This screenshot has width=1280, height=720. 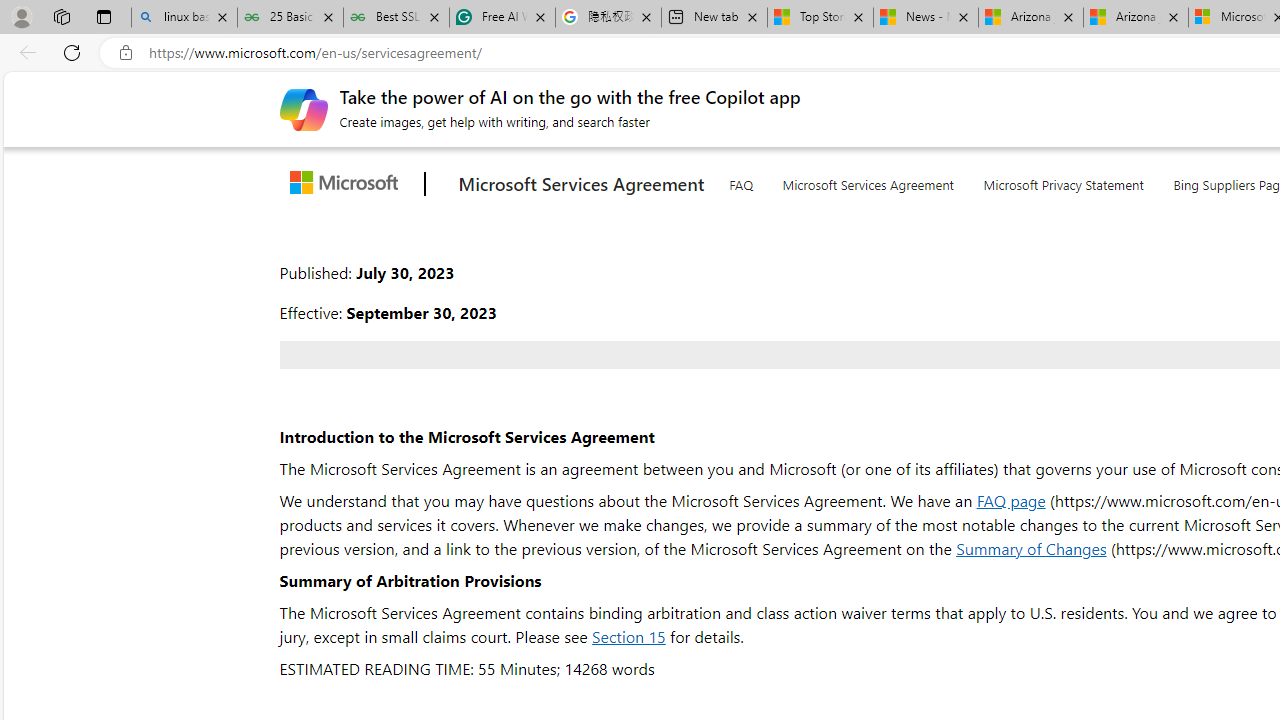 What do you see at coordinates (1062, 181) in the screenshot?
I see `'Microsoft Privacy Statement'` at bounding box center [1062, 181].